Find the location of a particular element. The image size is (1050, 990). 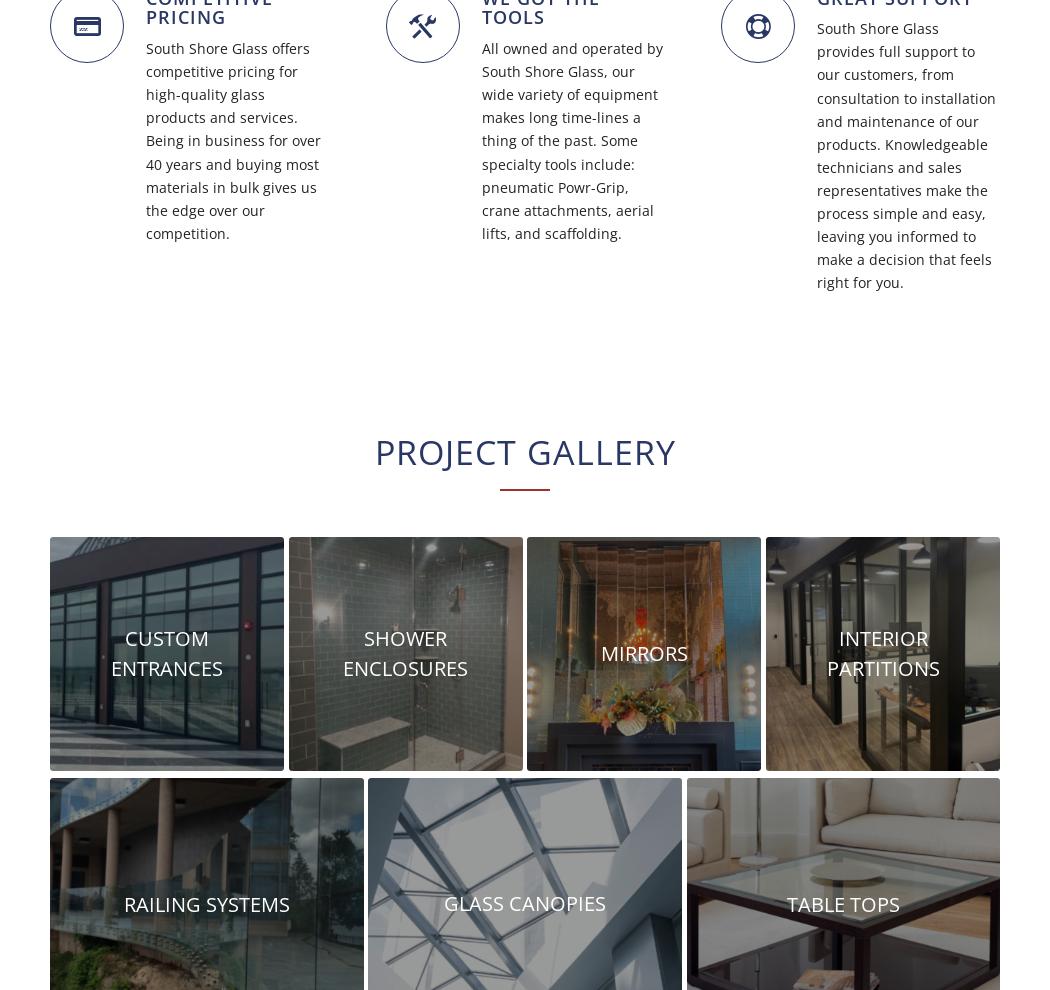

'South Shore Glass offers competitive pricing for high-quality glass products and services. Being in business for over 40 years and buying most materials in bulk gives us the edge over our competition.' is located at coordinates (233, 139).